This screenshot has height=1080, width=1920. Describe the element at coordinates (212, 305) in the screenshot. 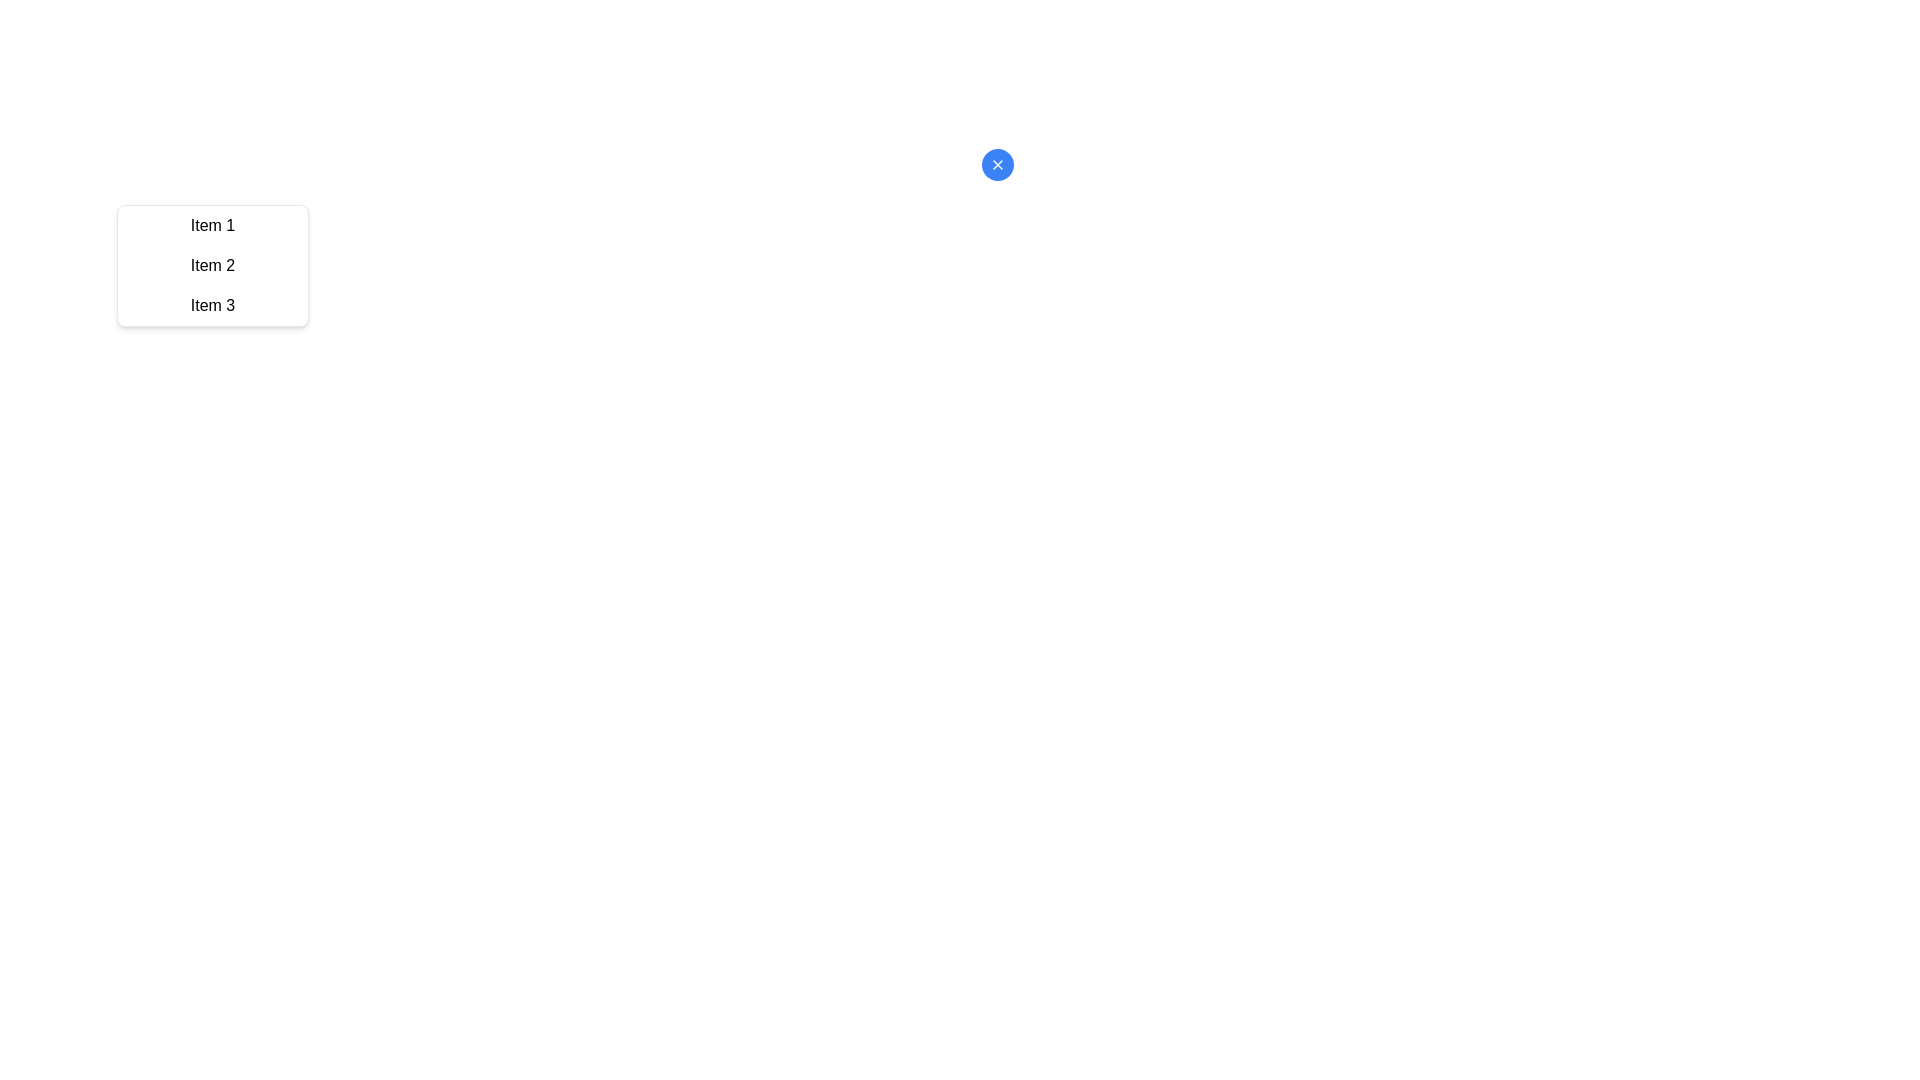

I see `the list item labeled 'Item 3', which is the third entry in a vertically stacked list of similar items` at that location.